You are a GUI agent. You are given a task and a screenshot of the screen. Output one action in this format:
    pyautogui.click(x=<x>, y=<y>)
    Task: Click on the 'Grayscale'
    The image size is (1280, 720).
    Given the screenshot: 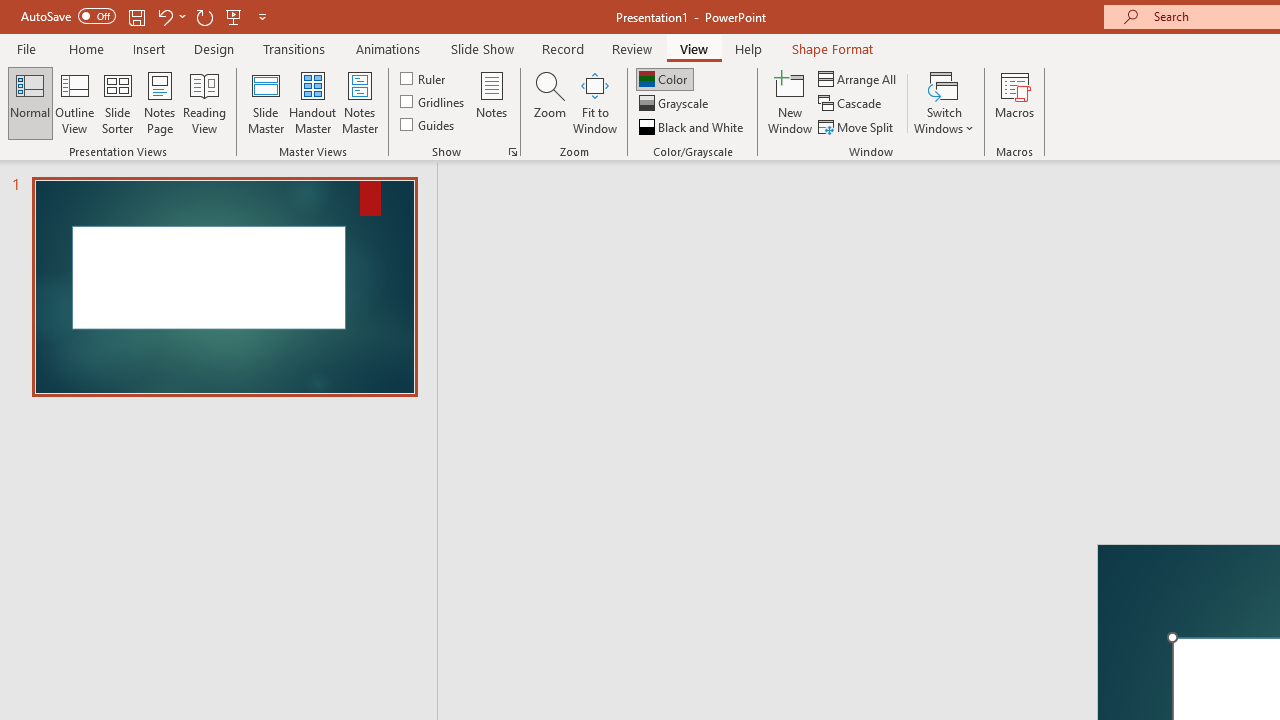 What is the action you would take?
    pyautogui.click(x=675, y=103)
    